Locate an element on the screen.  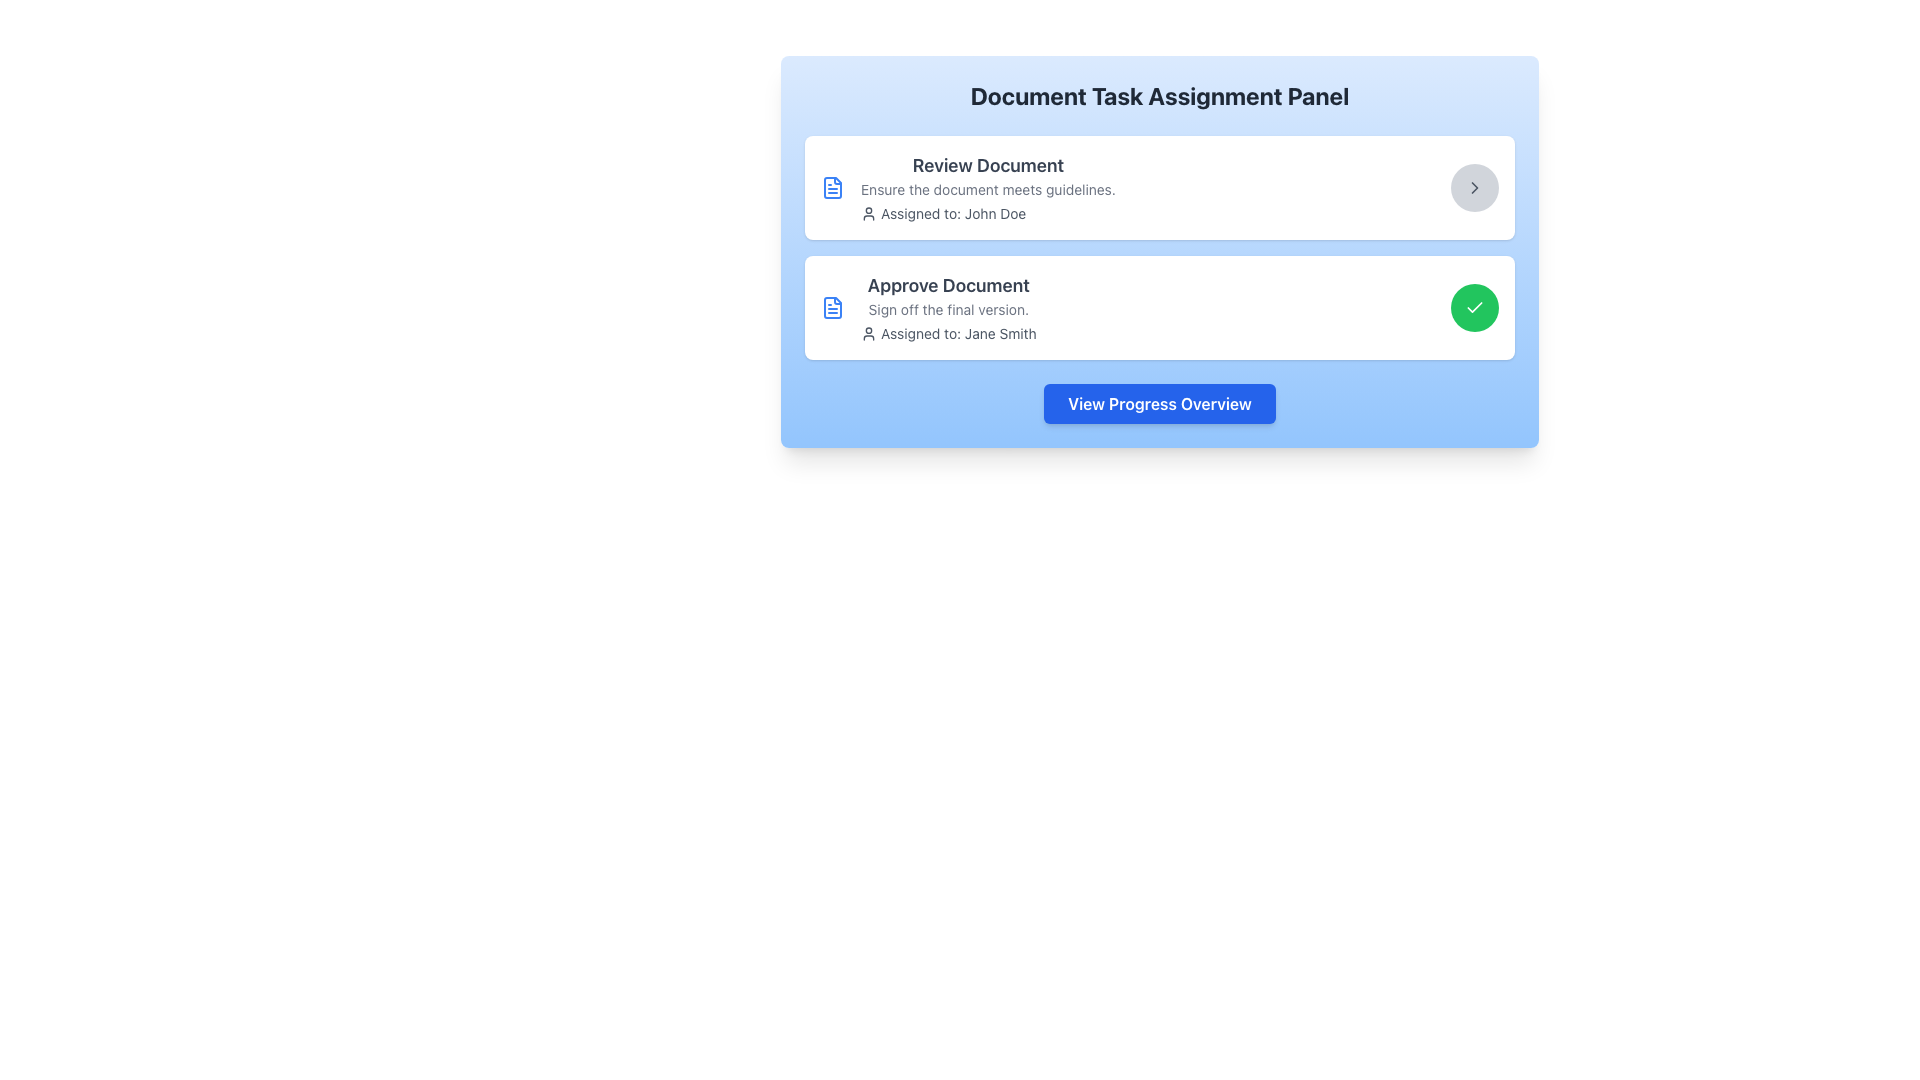
the small blue file icon located to the left of the 'Approve Document' text in the task section is located at coordinates (833, 308).